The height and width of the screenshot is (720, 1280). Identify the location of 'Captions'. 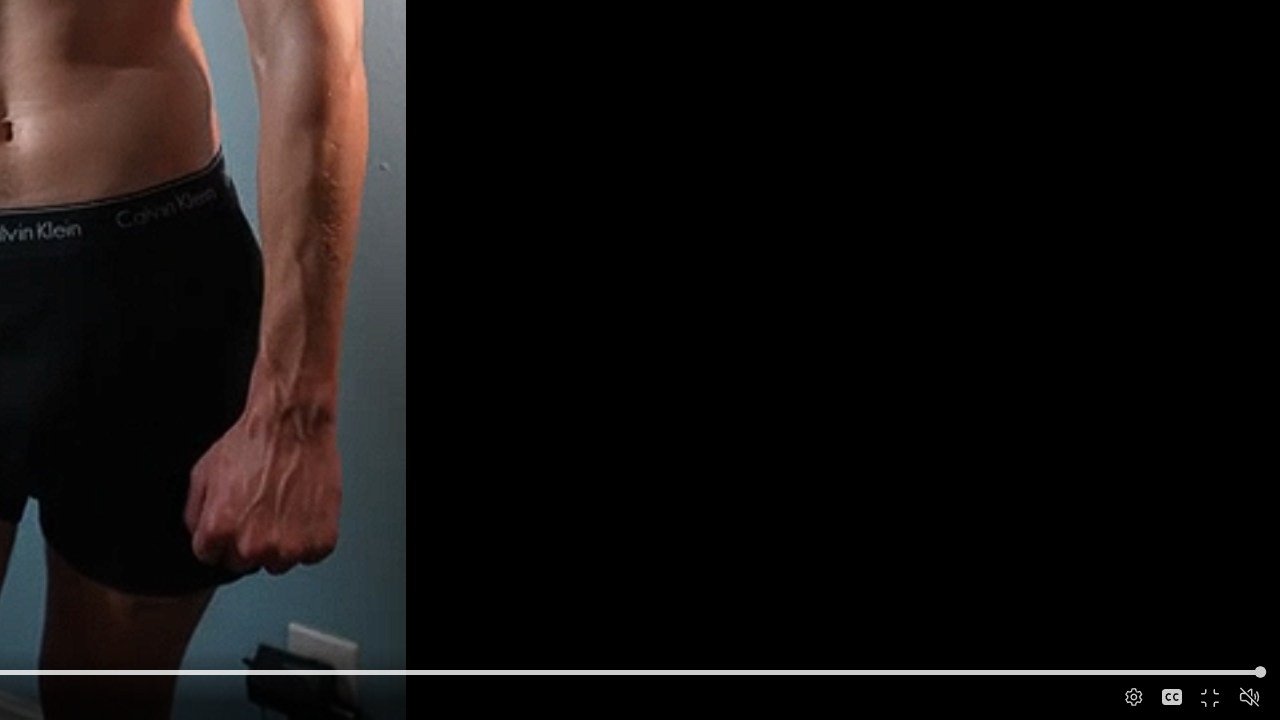
(1171, 696).